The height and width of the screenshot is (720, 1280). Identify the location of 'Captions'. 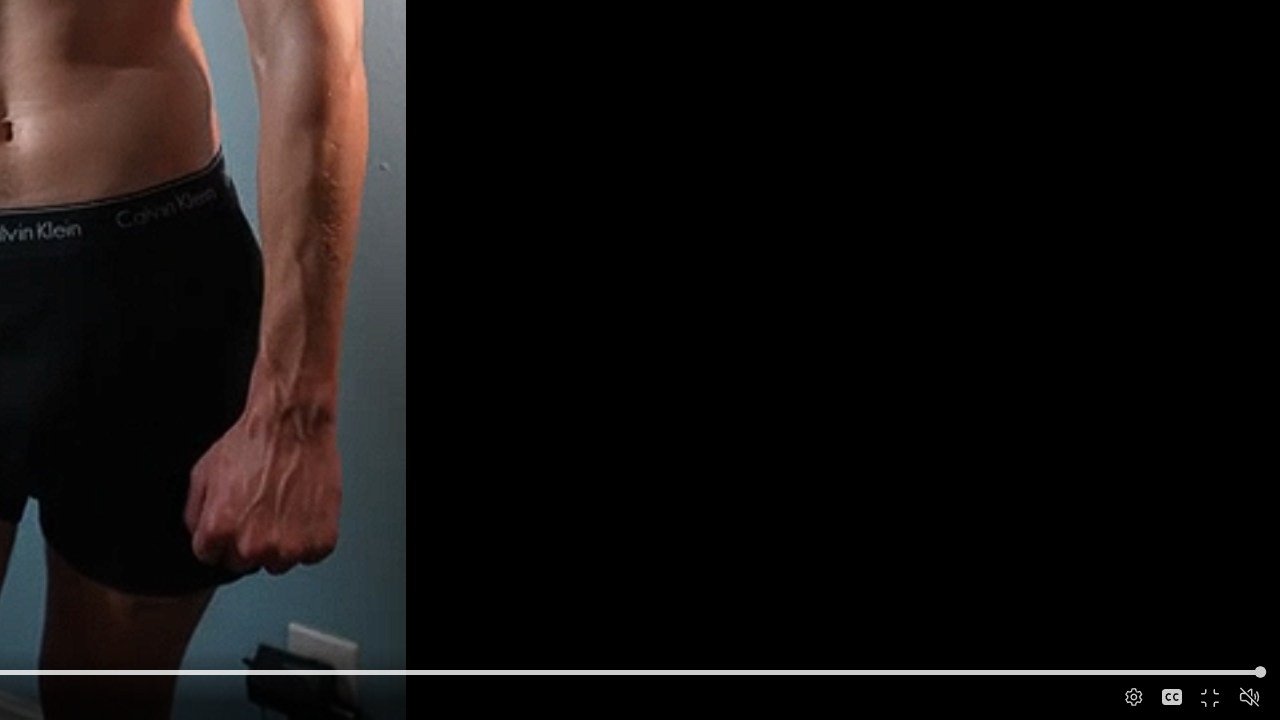
(1171, 696).